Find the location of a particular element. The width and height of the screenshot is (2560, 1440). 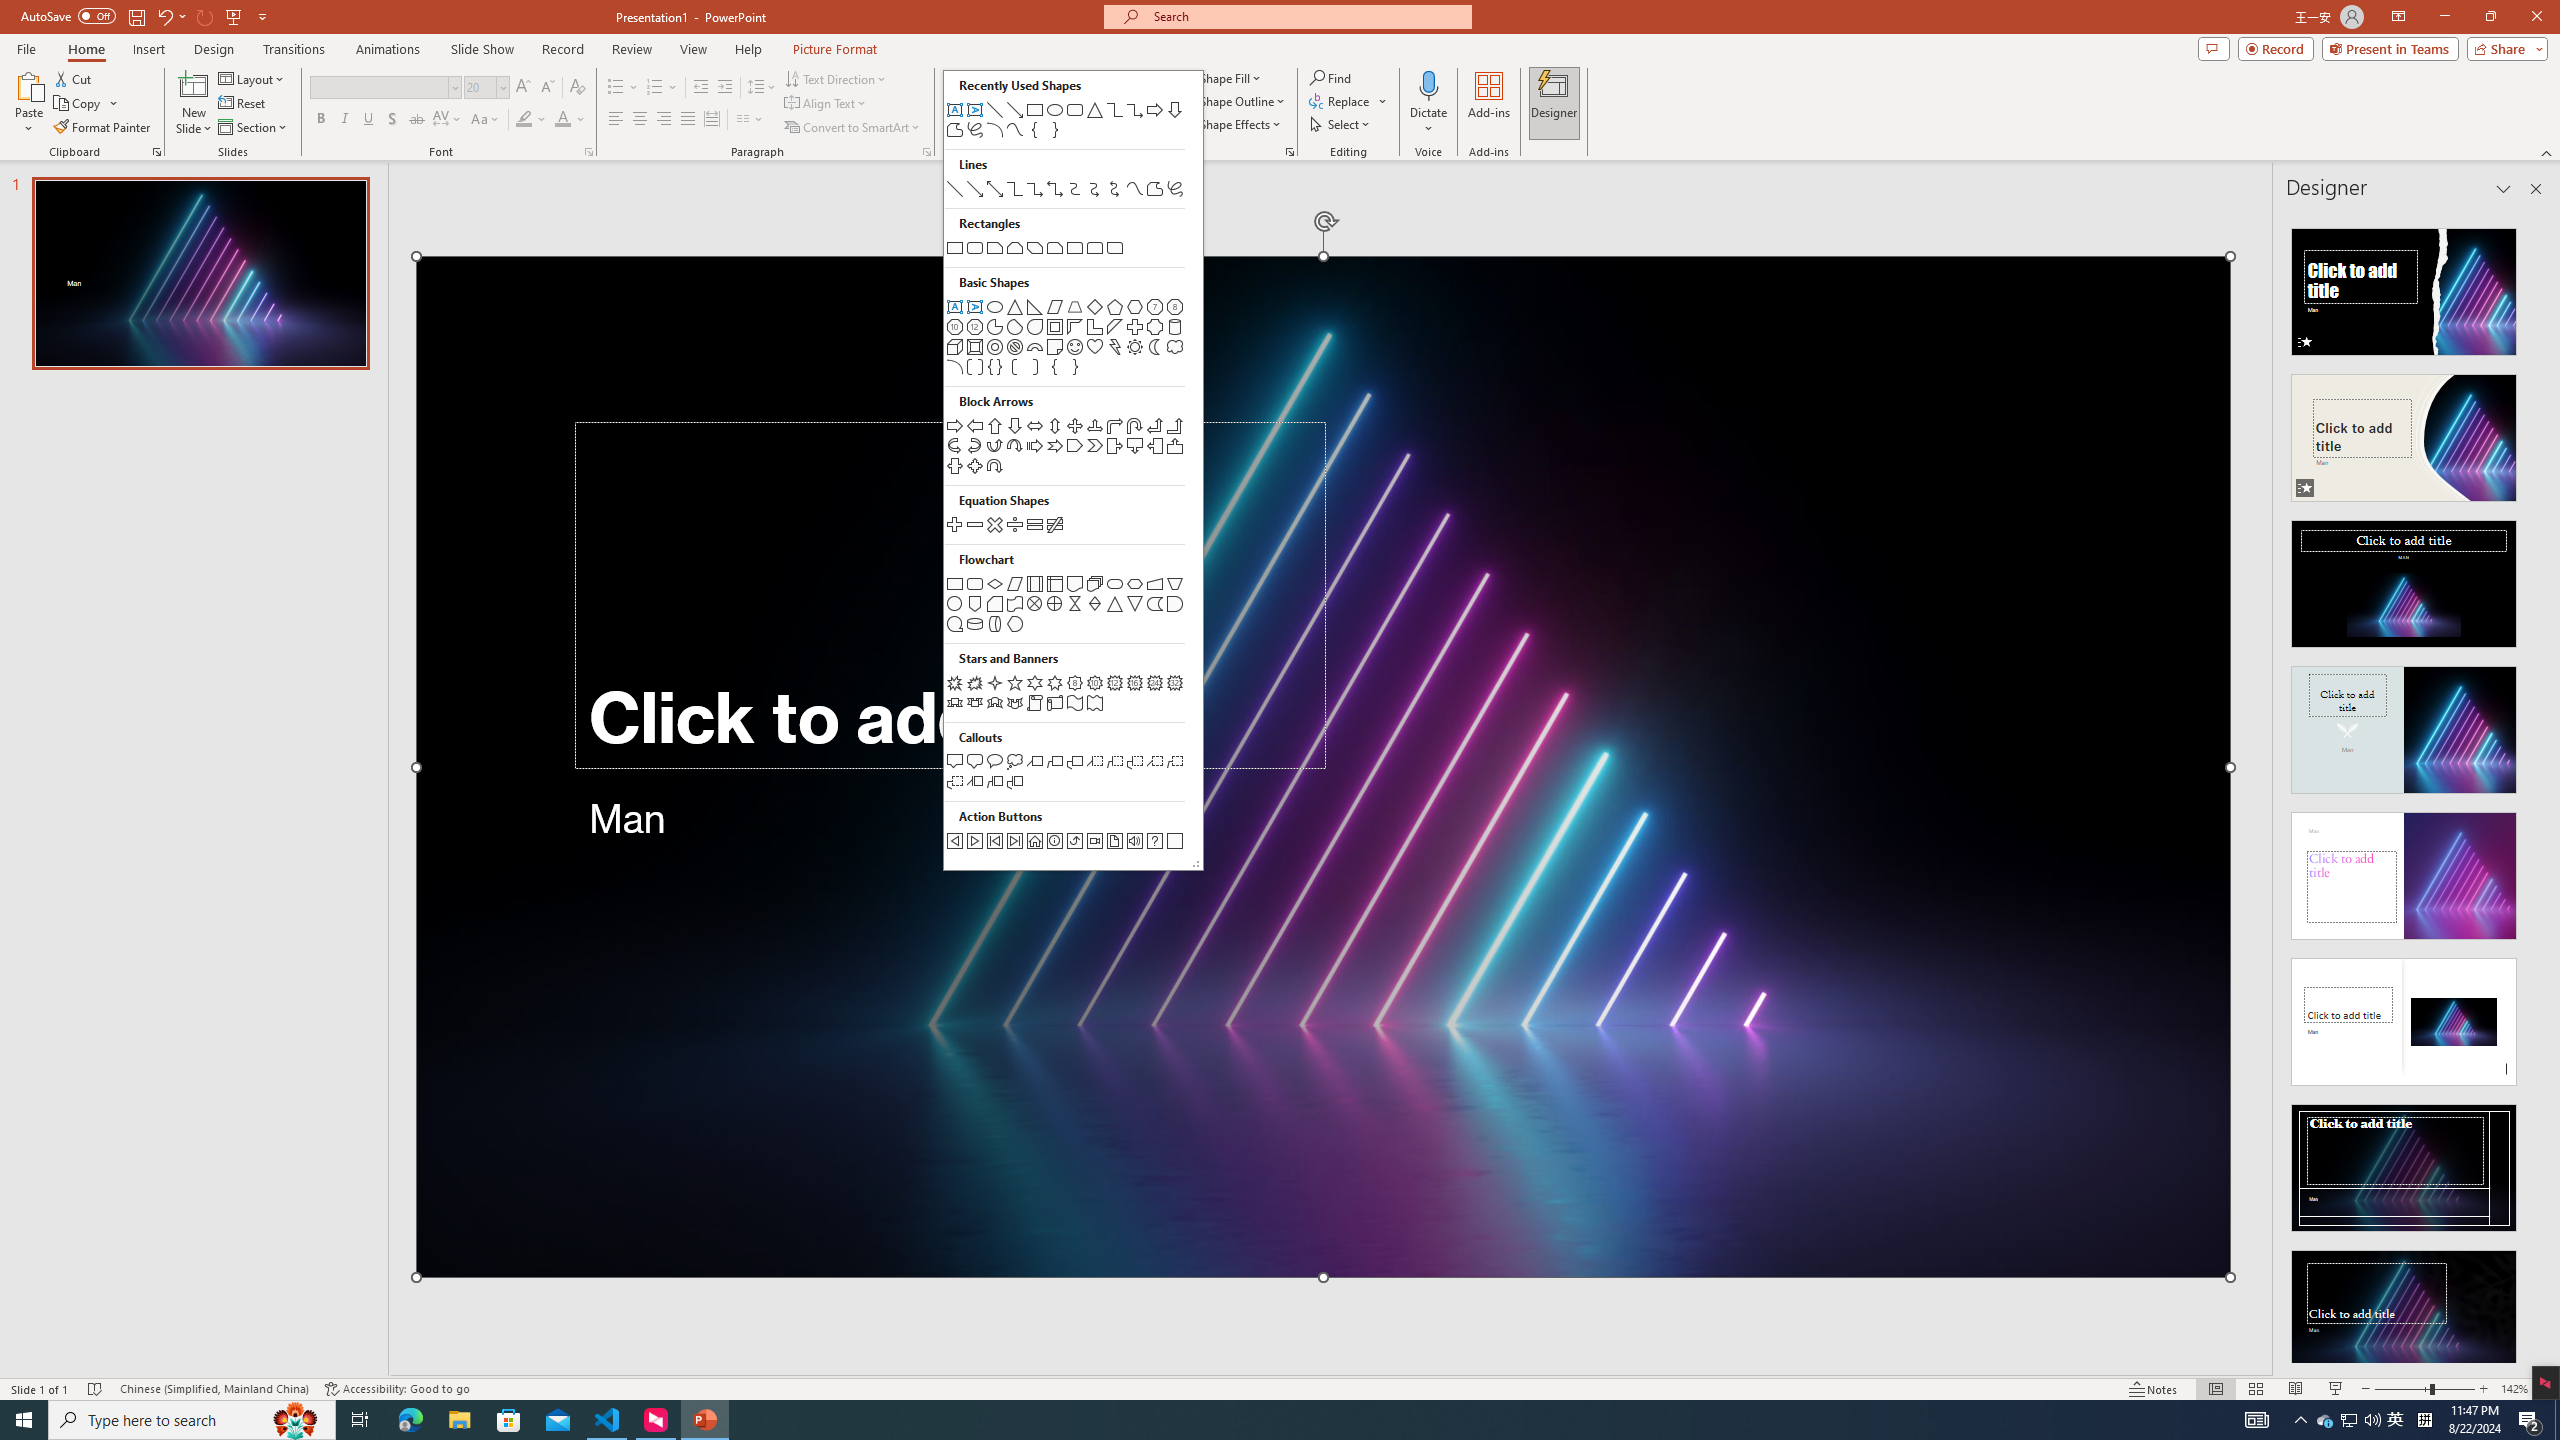

'Character Spacing' is located at coordinates (448, 118).